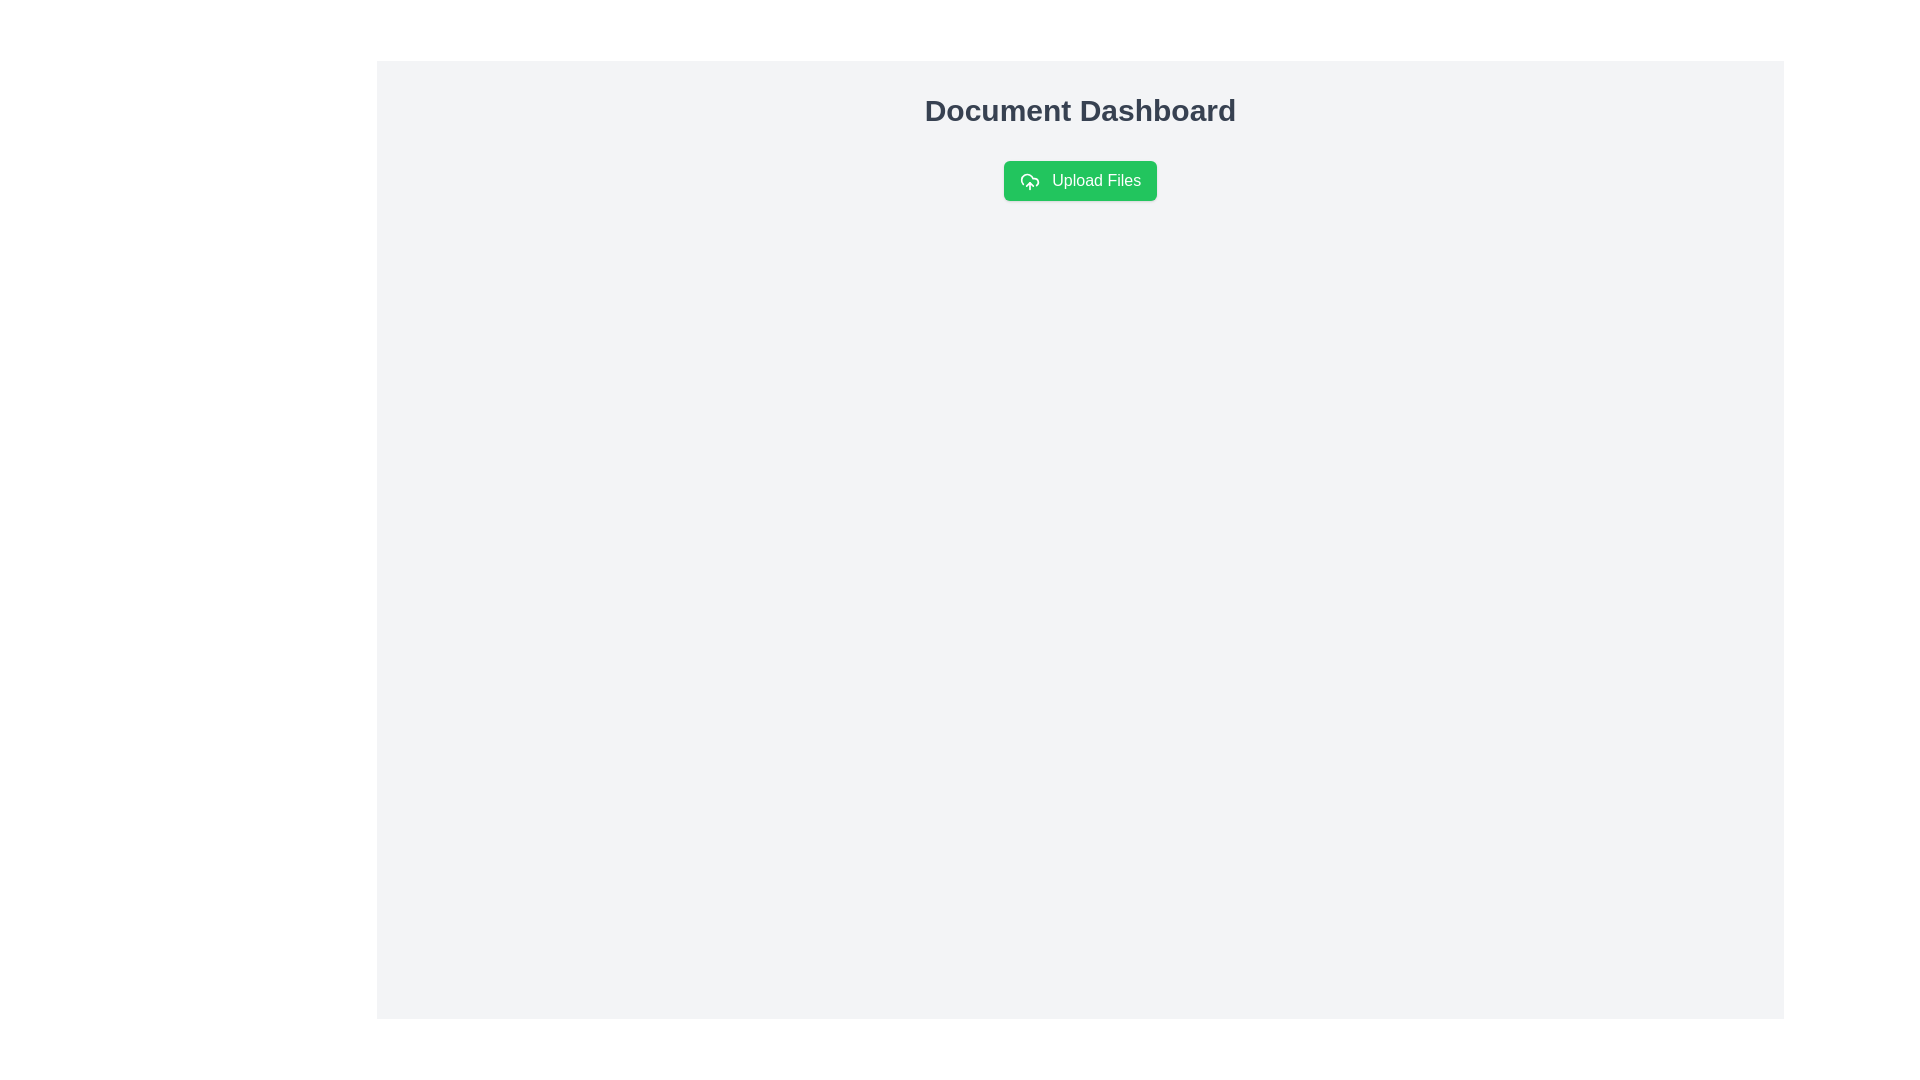  Describe the element at coordinates (1029, 181) in the screenshot. I see `the cloud-shaped icon with an upward arrow located to the left of the green 'Upload Files' button` at that location.